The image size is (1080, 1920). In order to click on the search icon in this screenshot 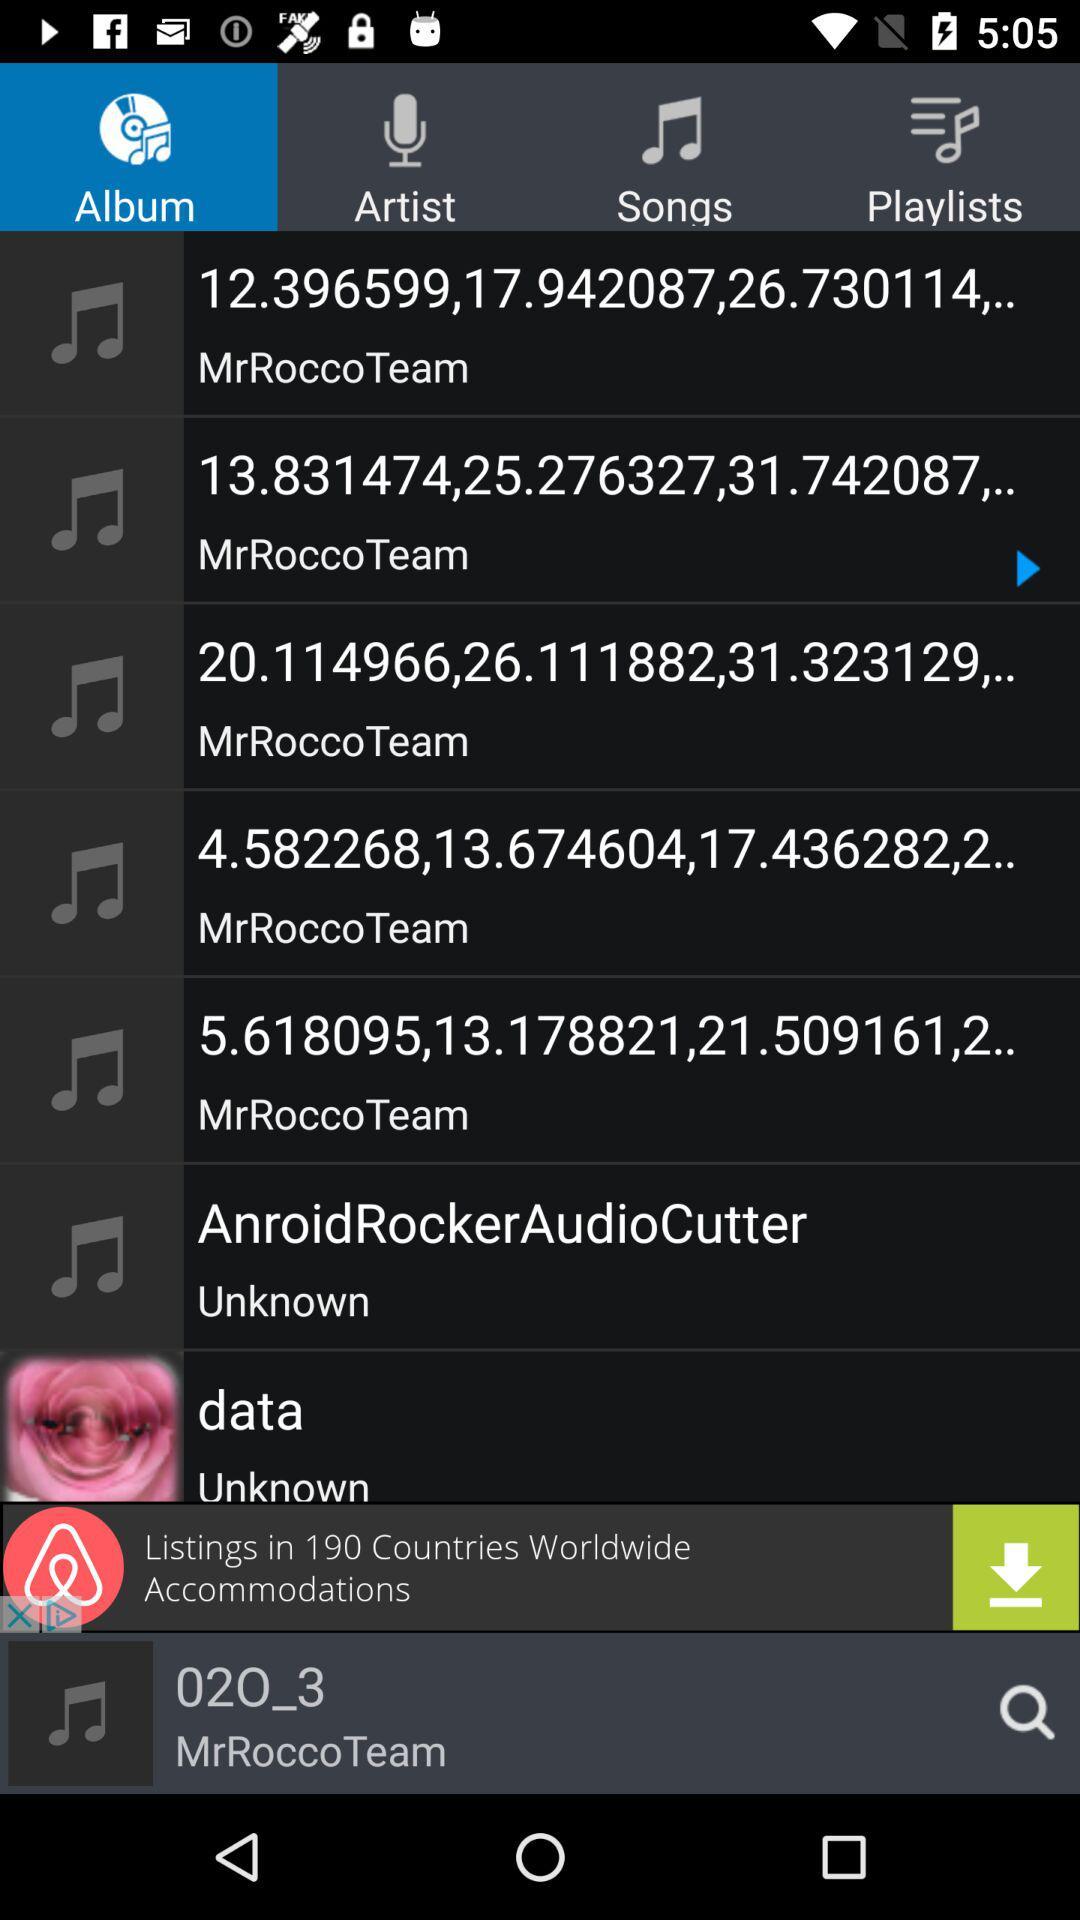, I will do `click(1021, 1712)`.